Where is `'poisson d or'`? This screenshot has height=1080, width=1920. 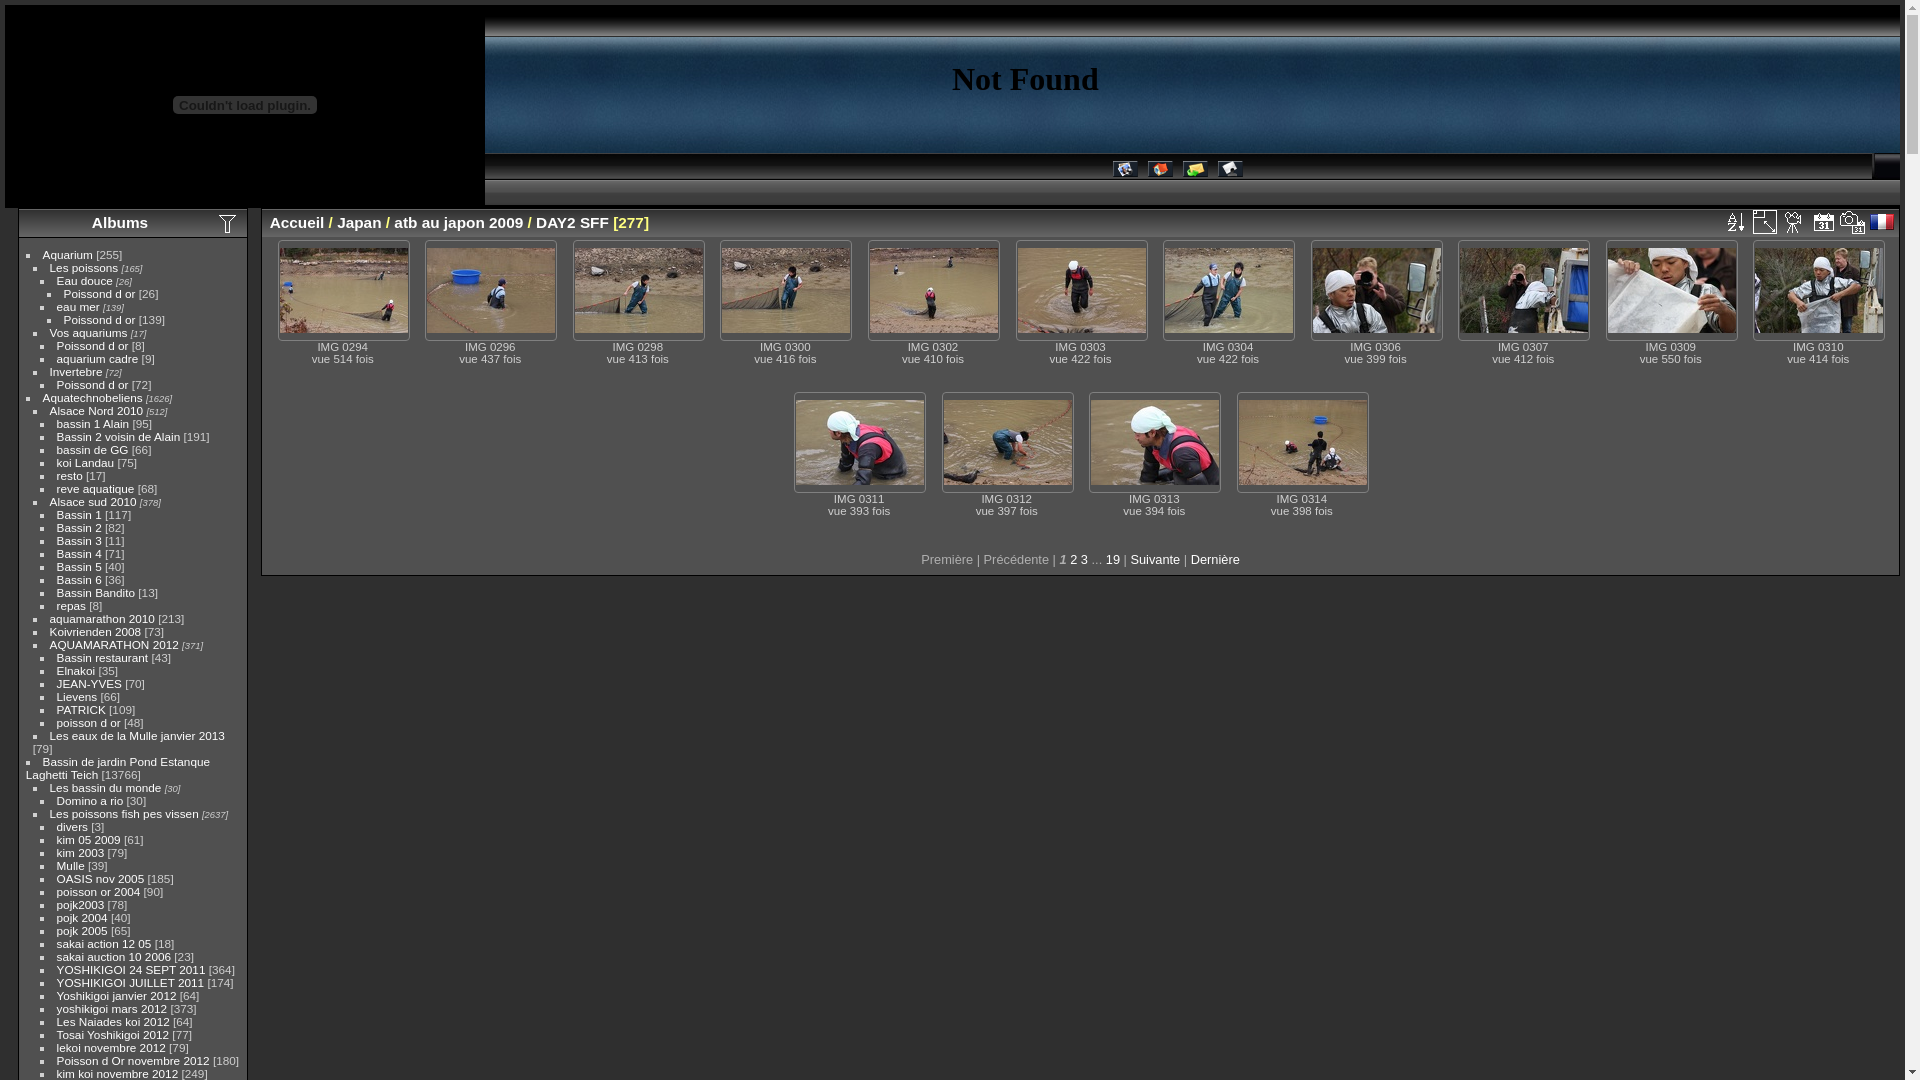 'poisson d or' is located at coordinates (88, 722).